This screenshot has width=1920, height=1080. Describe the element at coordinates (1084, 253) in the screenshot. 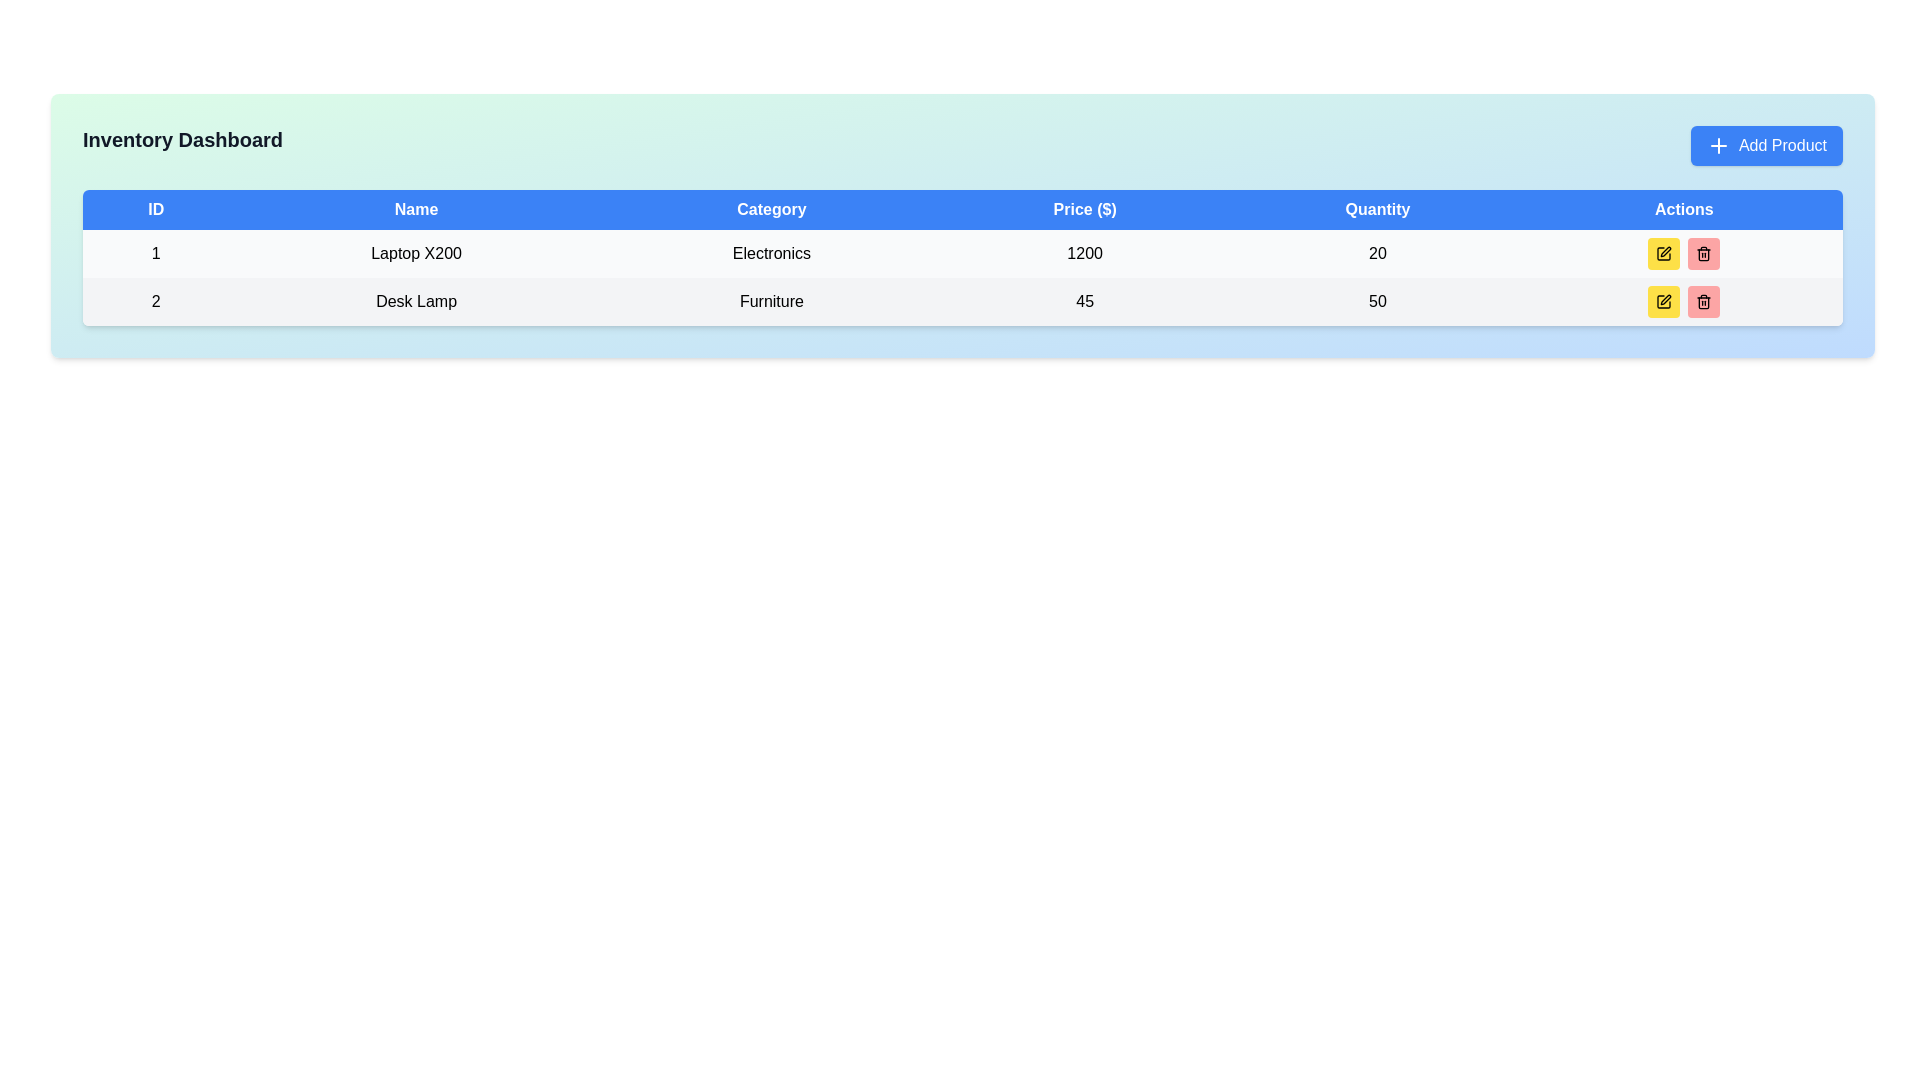

I see `value displayed in the static text that shows the price of the product in the fourth column of the first data row, under the 'Price ($)' header` at that location.